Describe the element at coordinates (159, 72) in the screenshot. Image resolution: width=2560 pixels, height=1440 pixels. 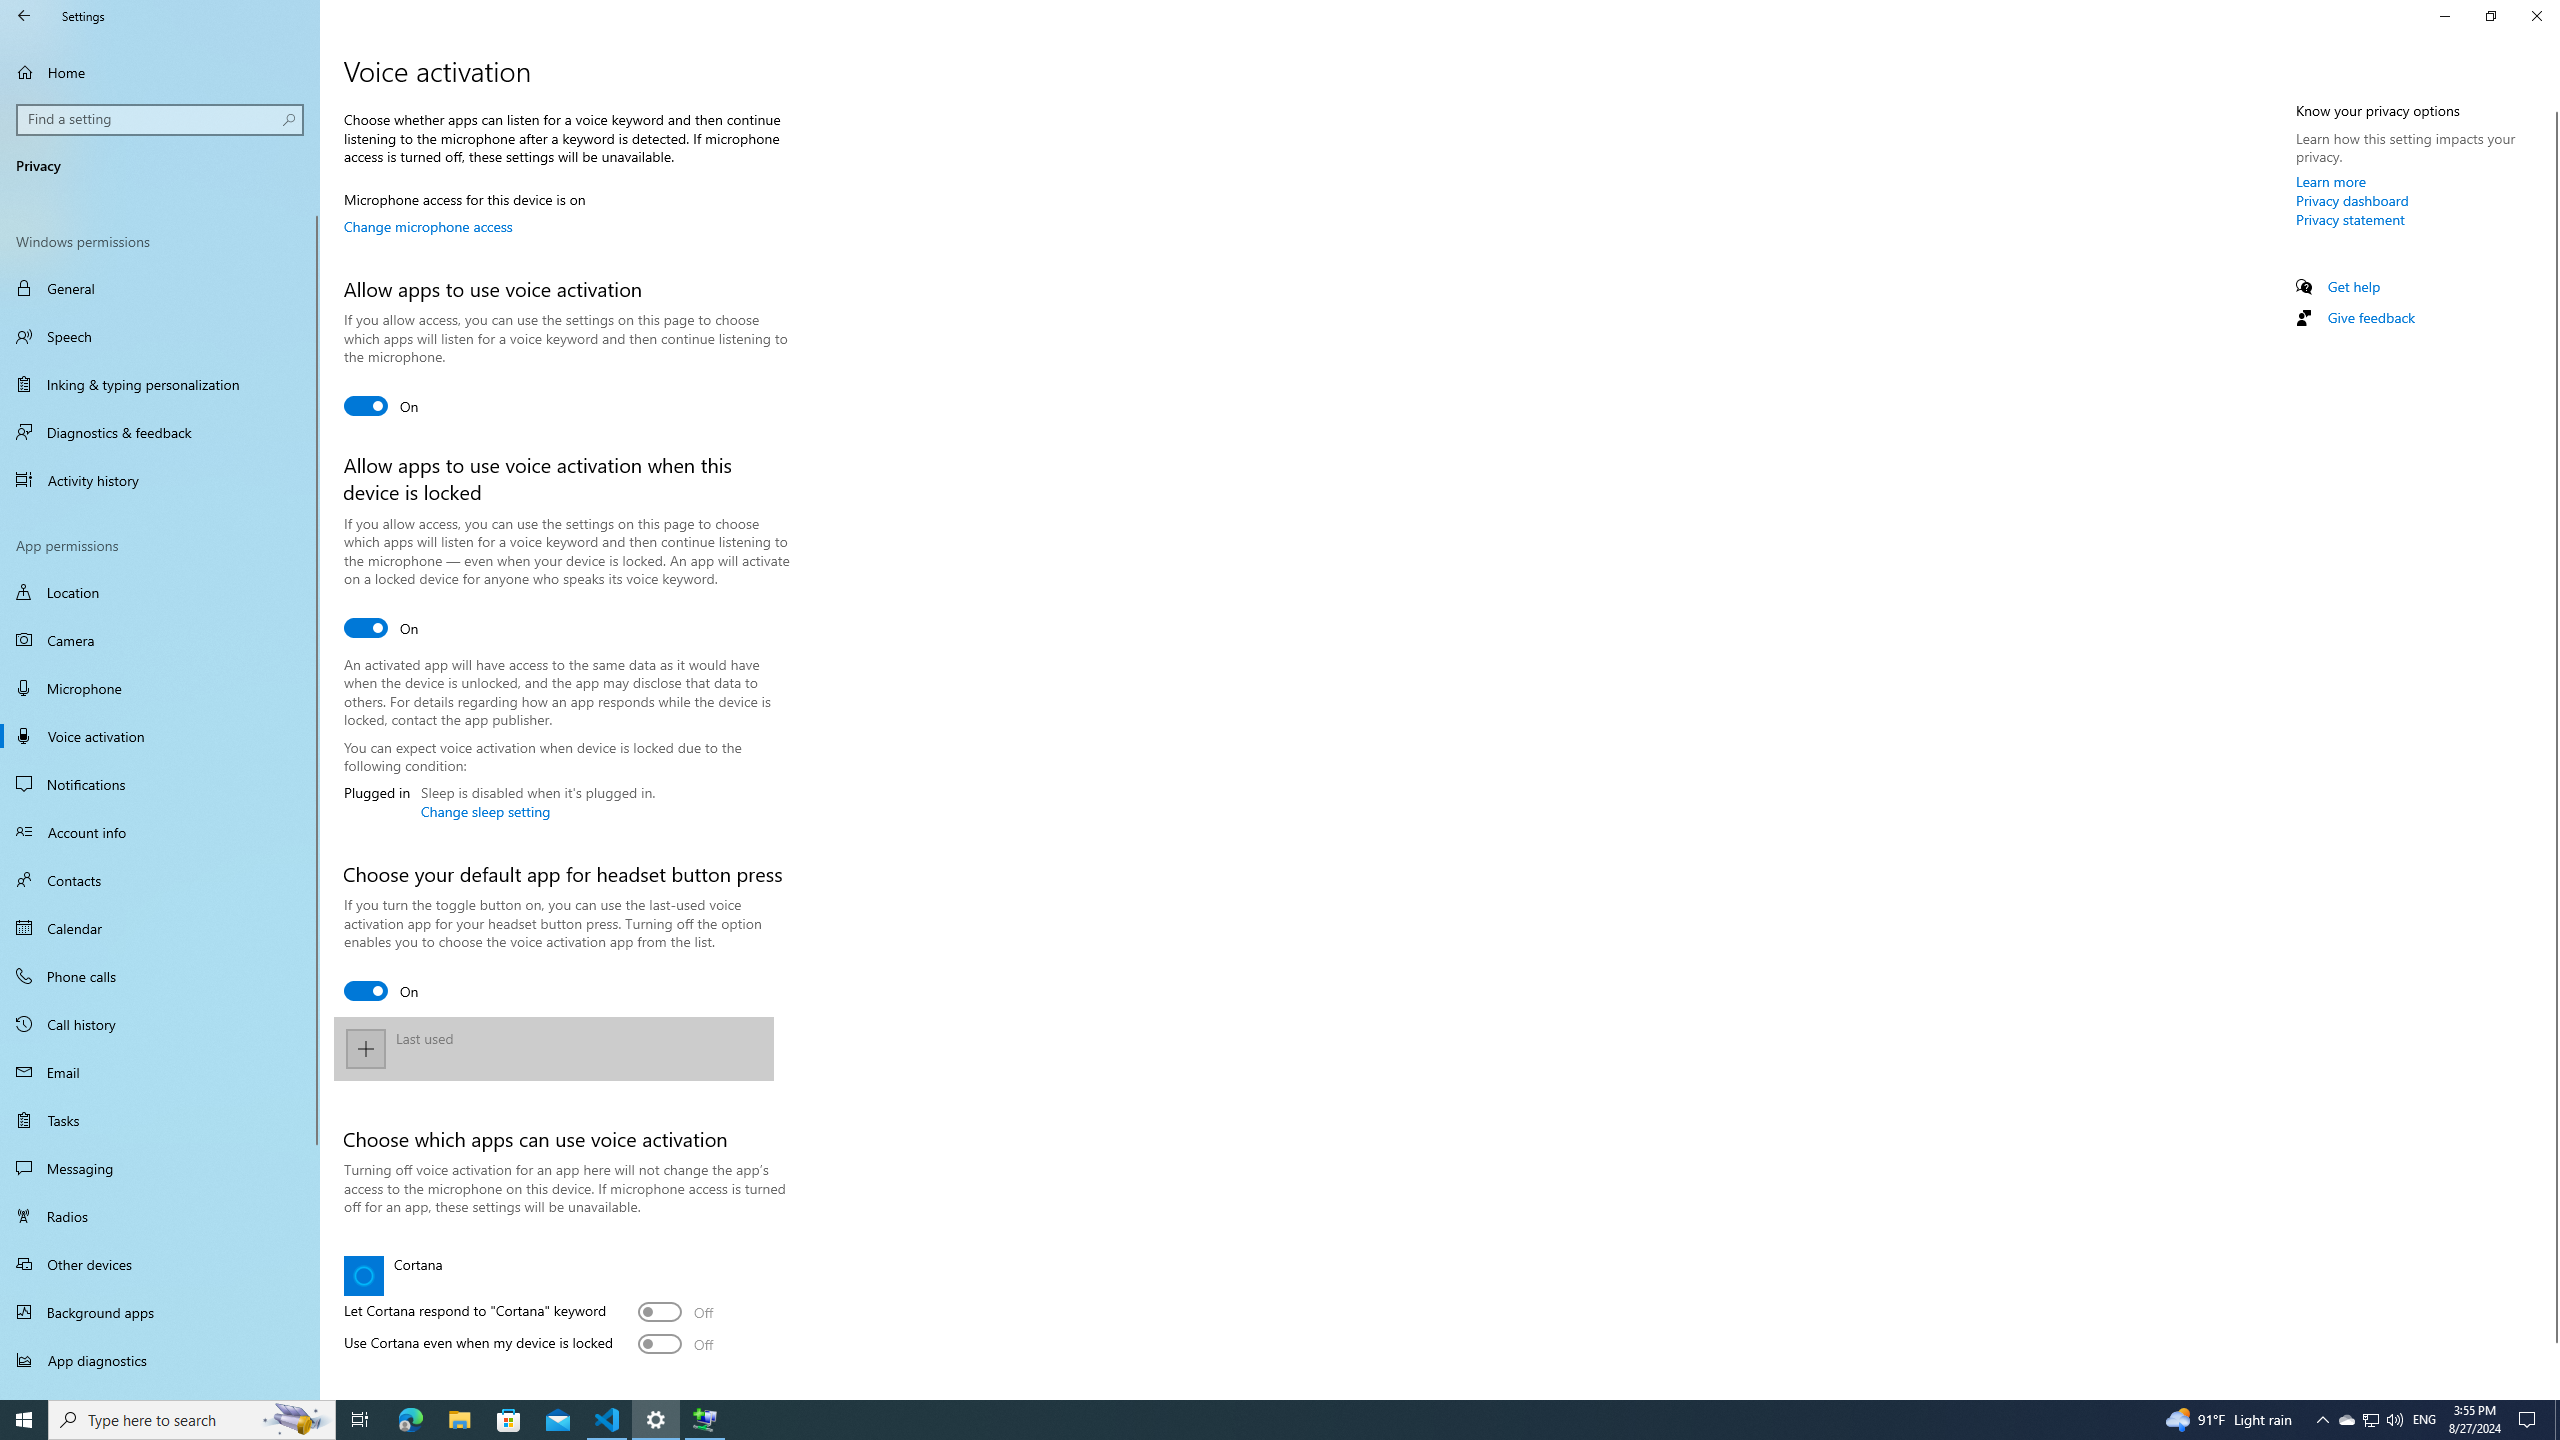
I see `'Home'` at that location.